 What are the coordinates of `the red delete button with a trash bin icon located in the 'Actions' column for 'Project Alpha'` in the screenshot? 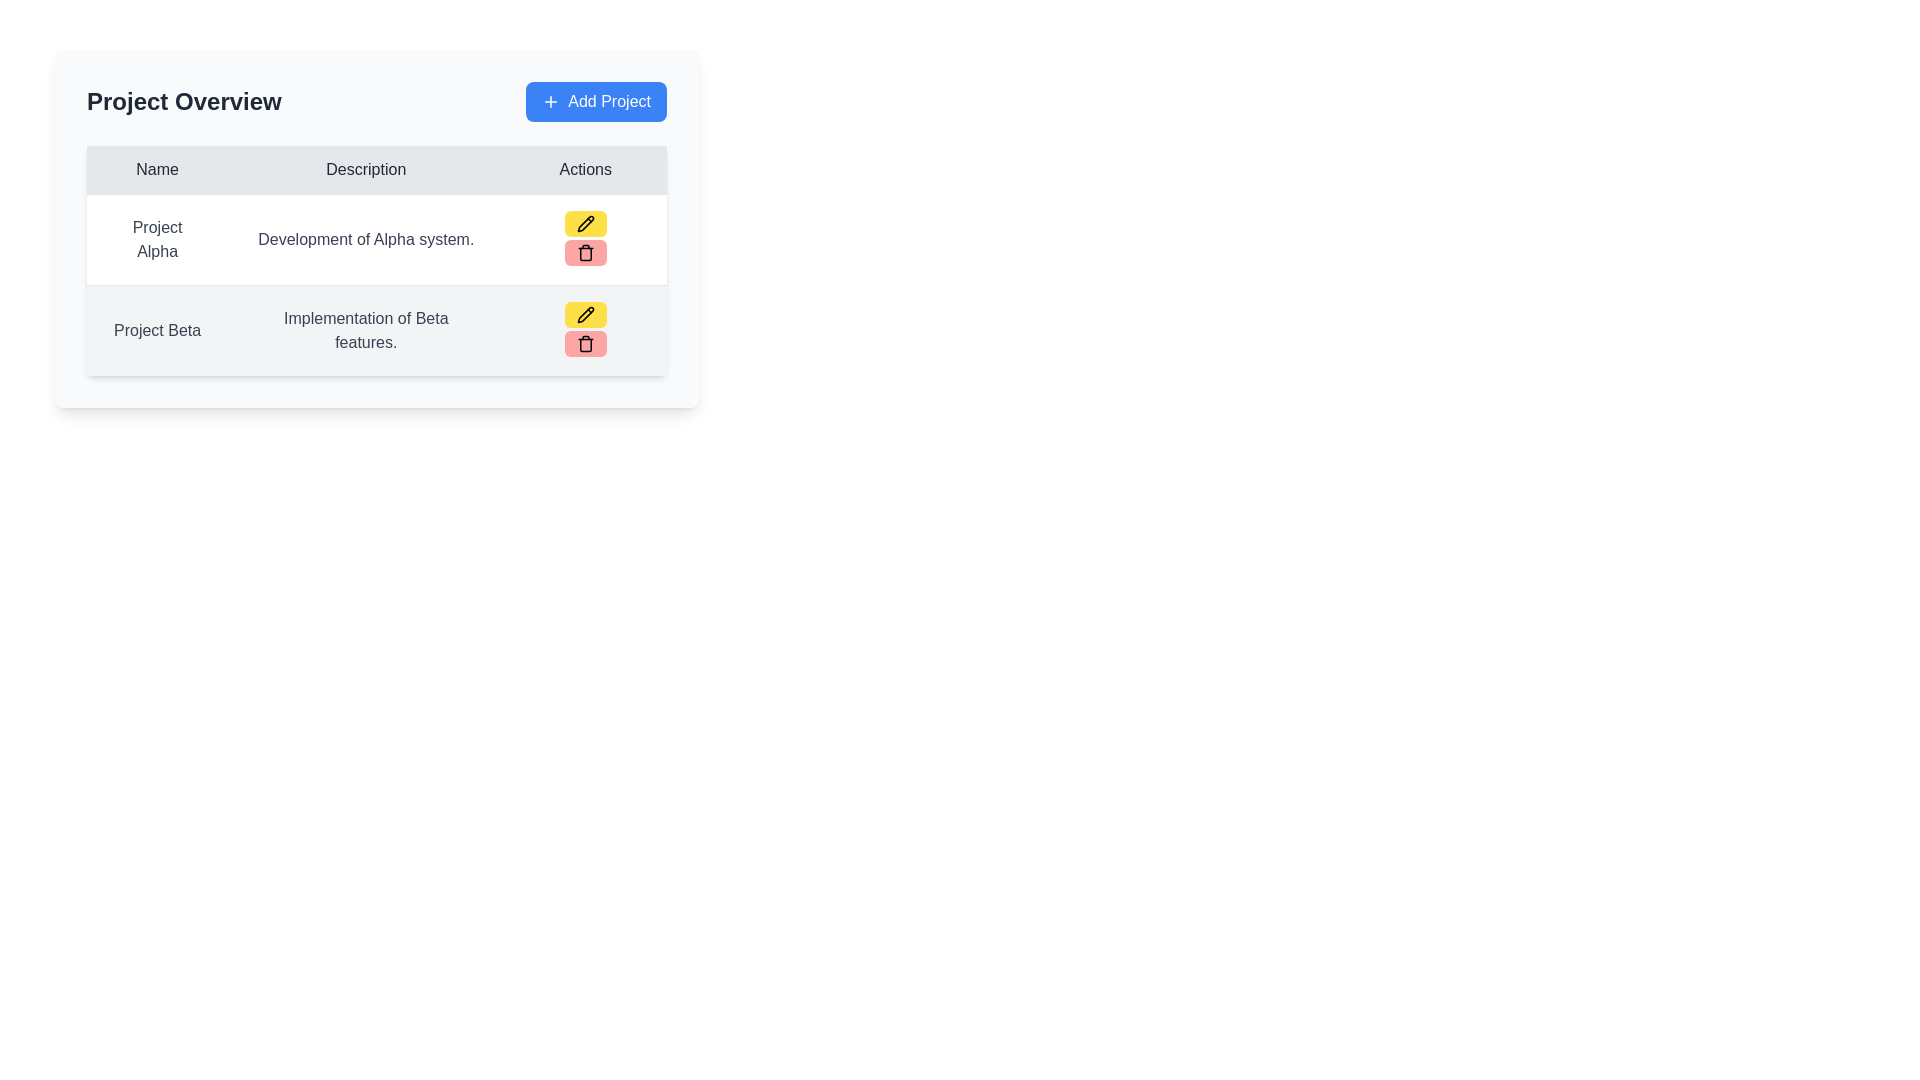 It's located at (584, 252).